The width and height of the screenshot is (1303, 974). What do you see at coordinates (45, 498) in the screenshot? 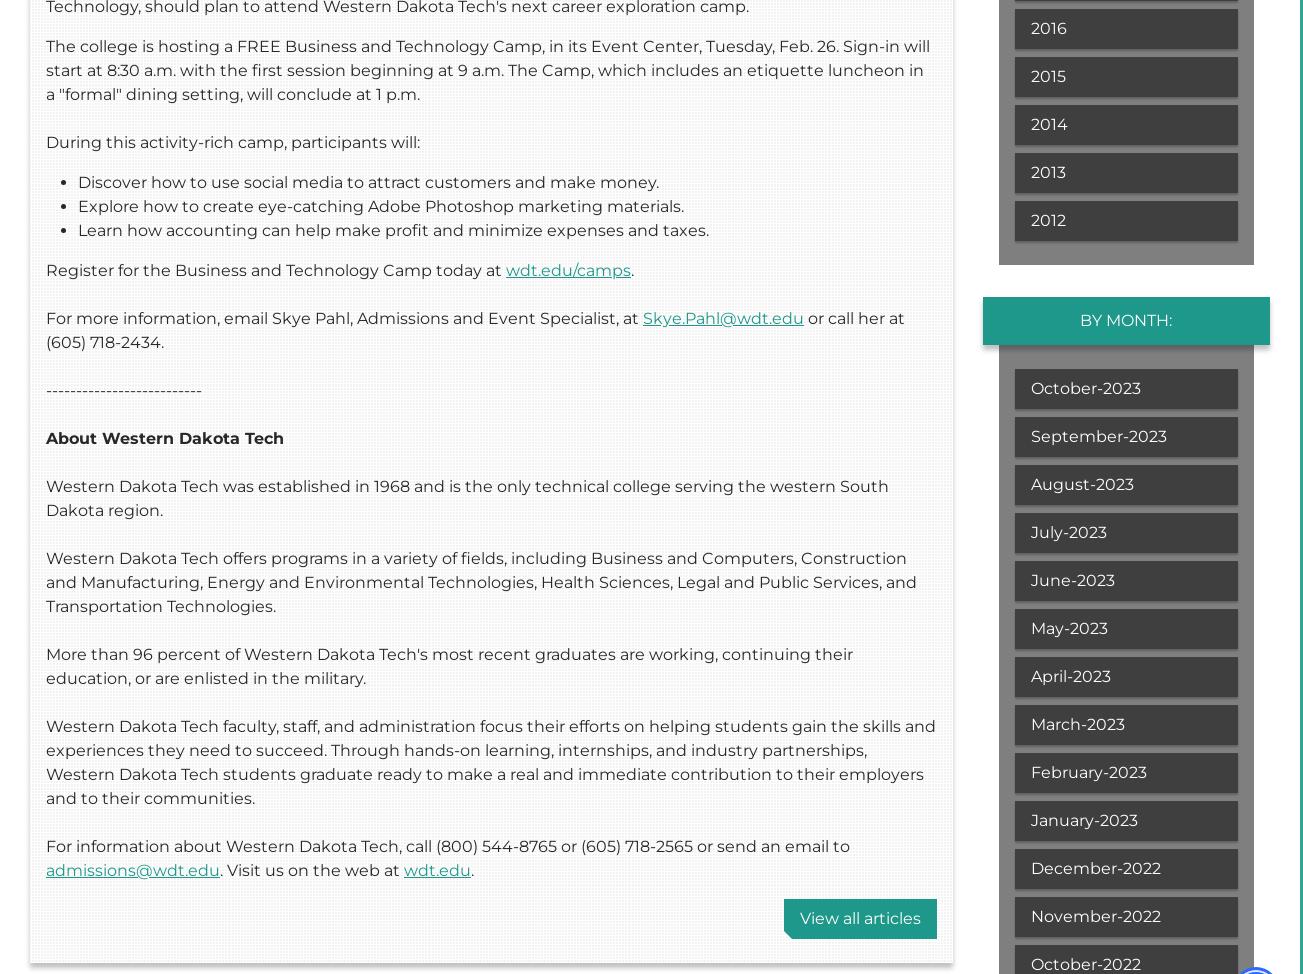
I see `'Western Dakota Tech was established in 1968 and is the only technical college serving the western South Dakota region.'` at bounding box center [45, 498].